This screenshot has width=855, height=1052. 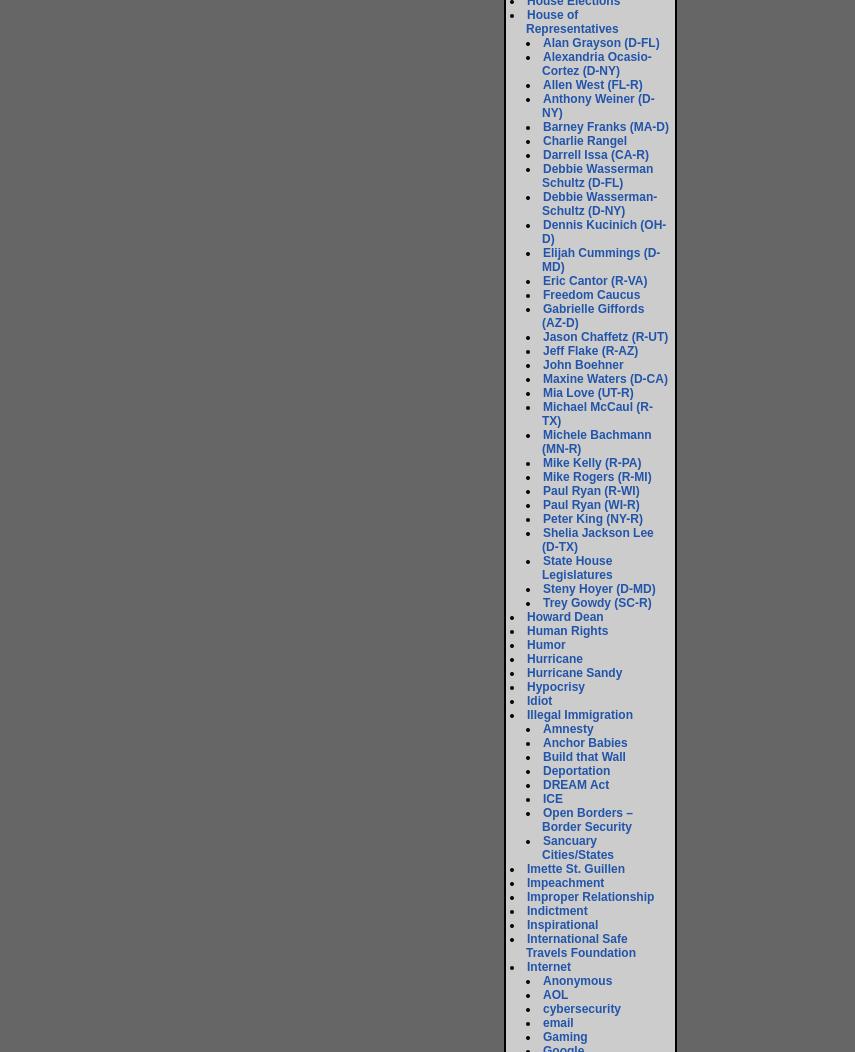 What do you see at coordinates (543, 139) in the screenshot?
I see `'Charlie Rangel'` at bounding box center [543, 139].